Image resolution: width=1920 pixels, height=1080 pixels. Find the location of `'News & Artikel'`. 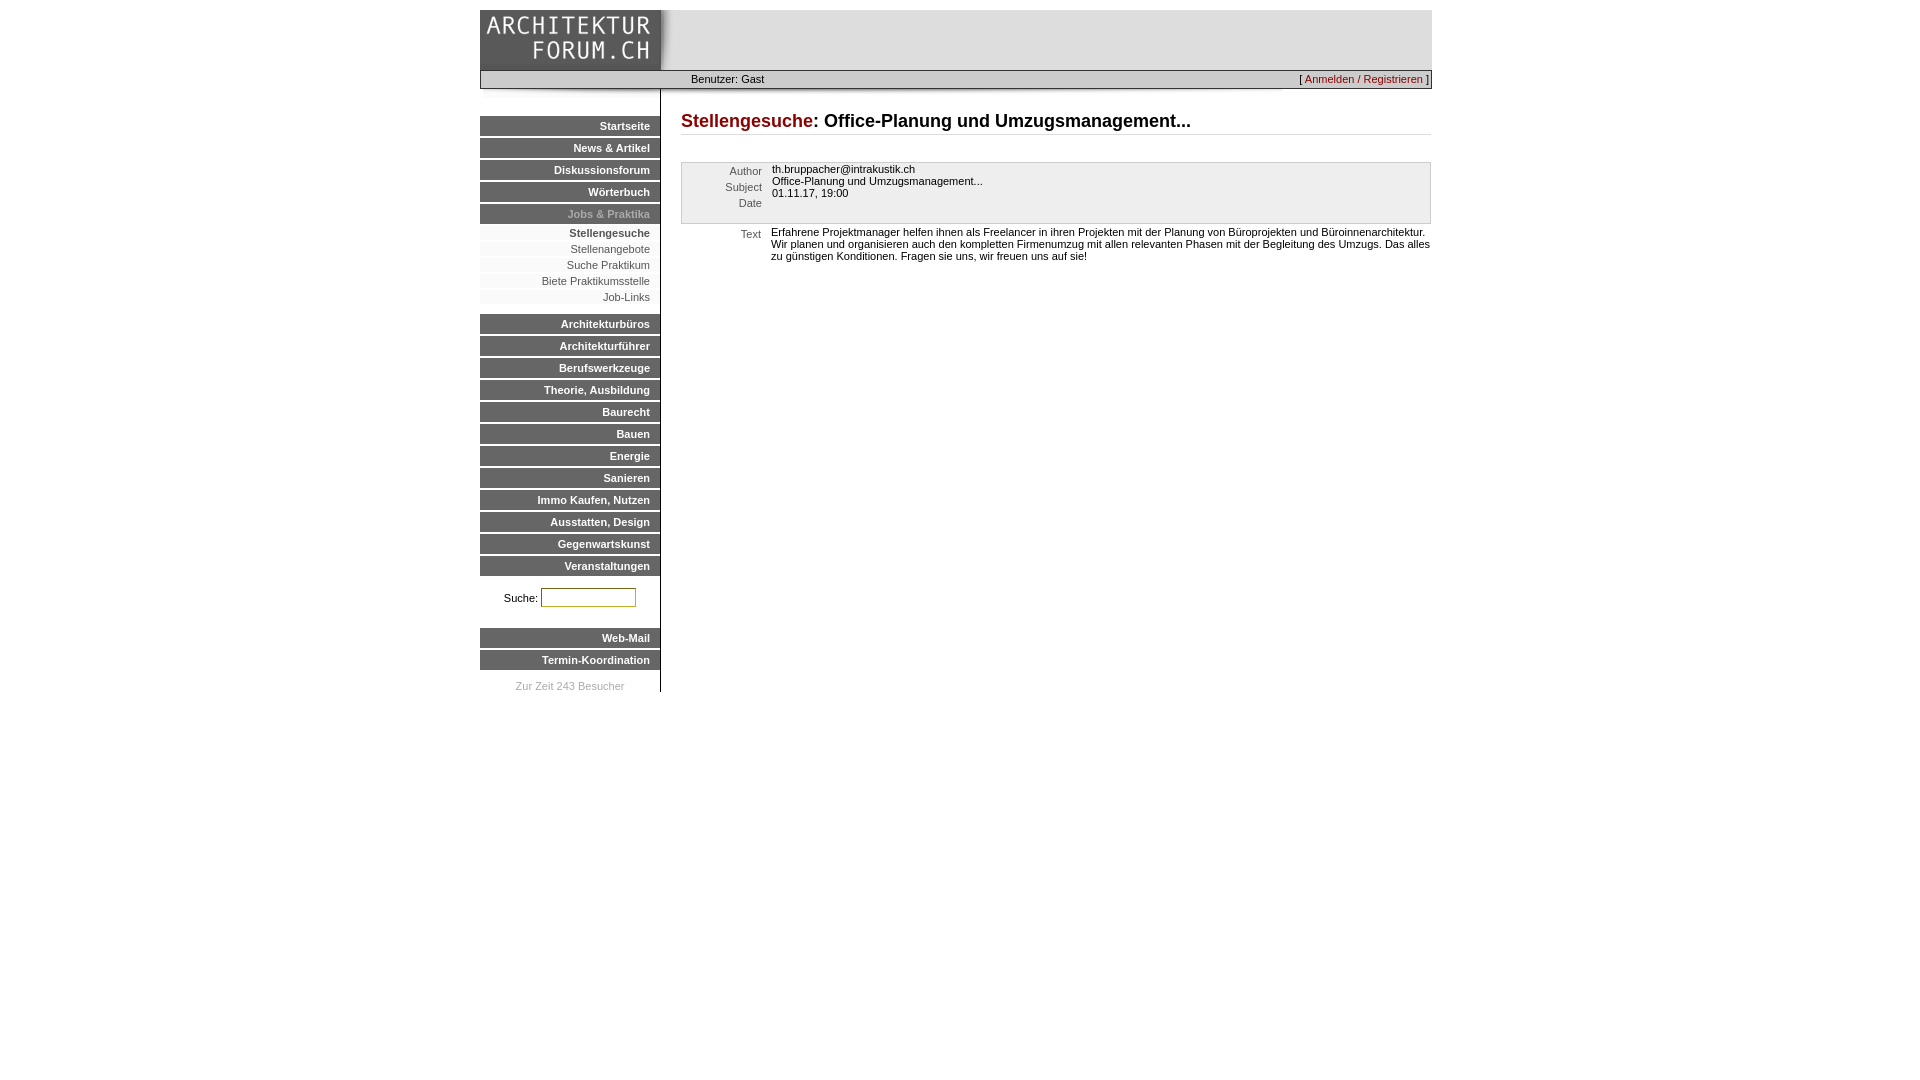

'News & Artikel' is located at coordinates (569, 146).